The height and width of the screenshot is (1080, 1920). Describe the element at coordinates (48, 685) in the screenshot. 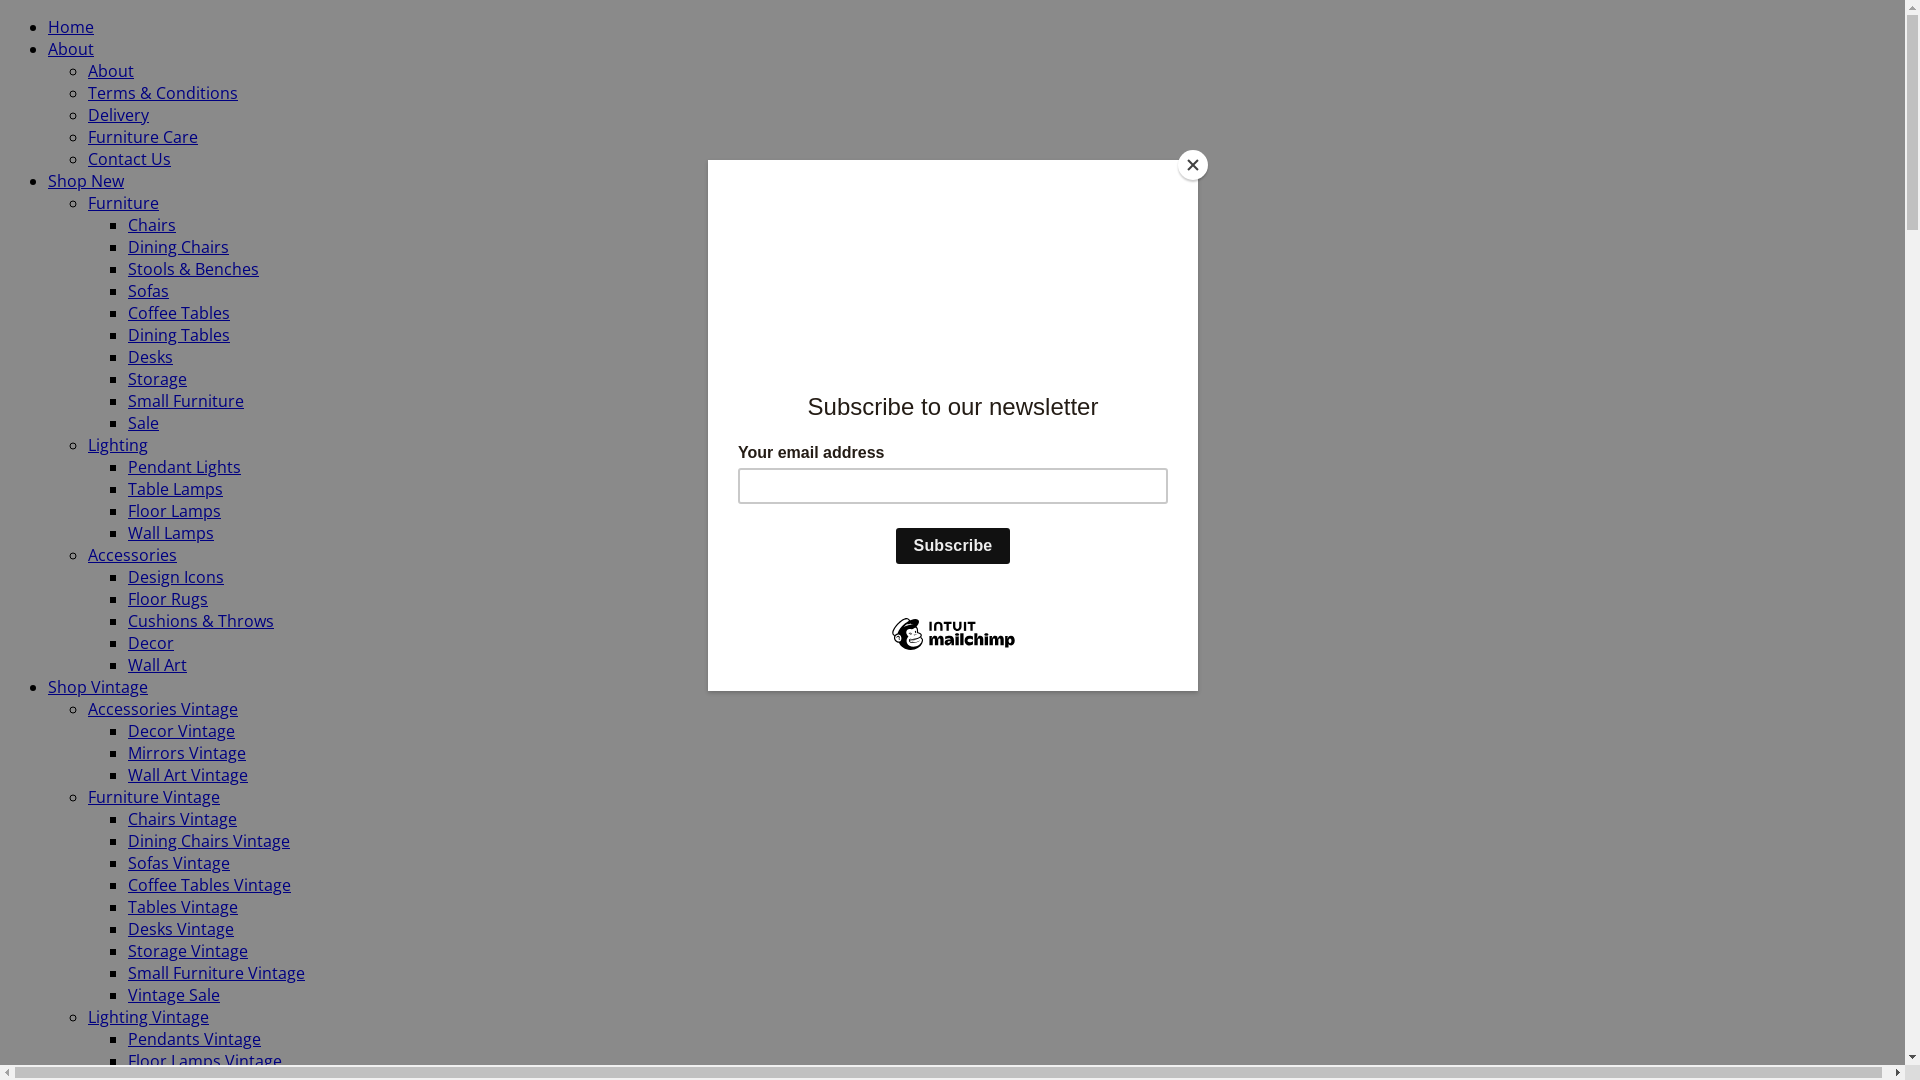

I see `'Shop Vintage'` at that location.